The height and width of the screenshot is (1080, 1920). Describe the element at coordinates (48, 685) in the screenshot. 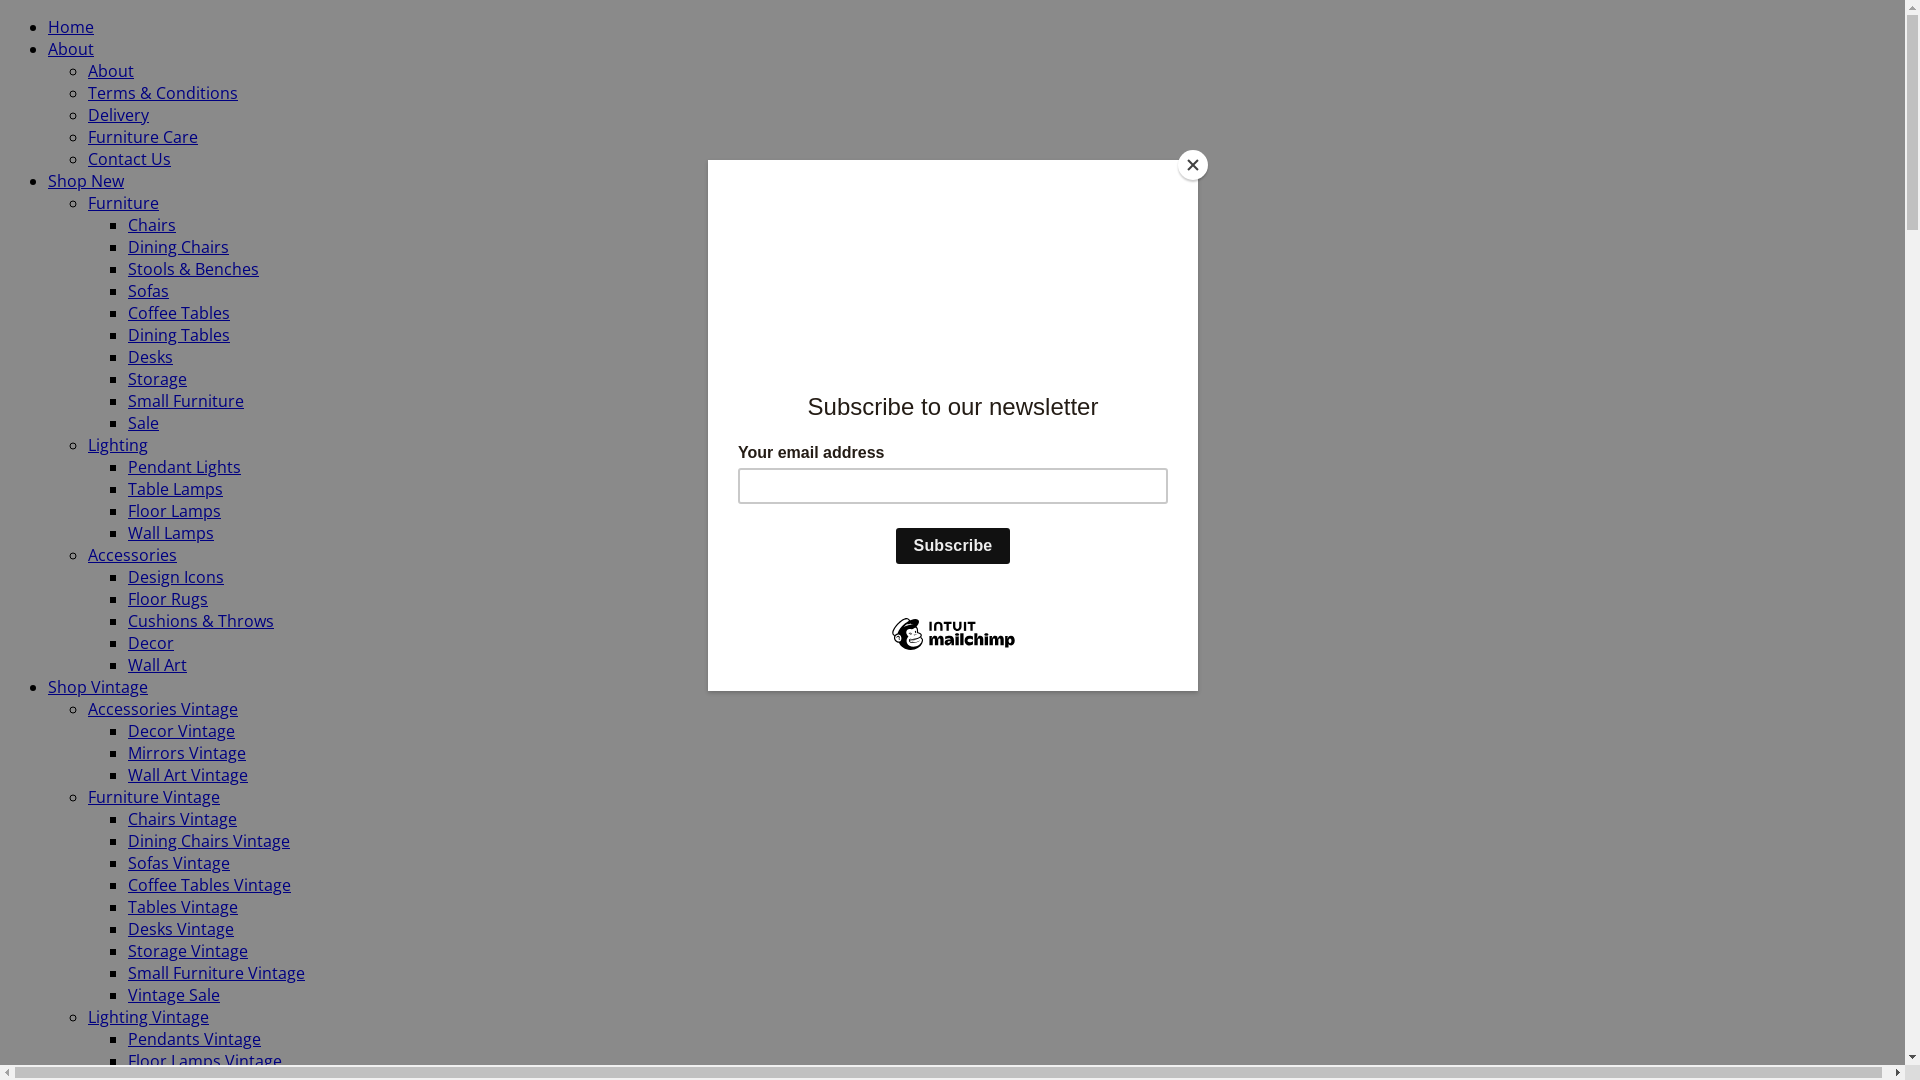

I see `'Shop Vintage'` at that location.